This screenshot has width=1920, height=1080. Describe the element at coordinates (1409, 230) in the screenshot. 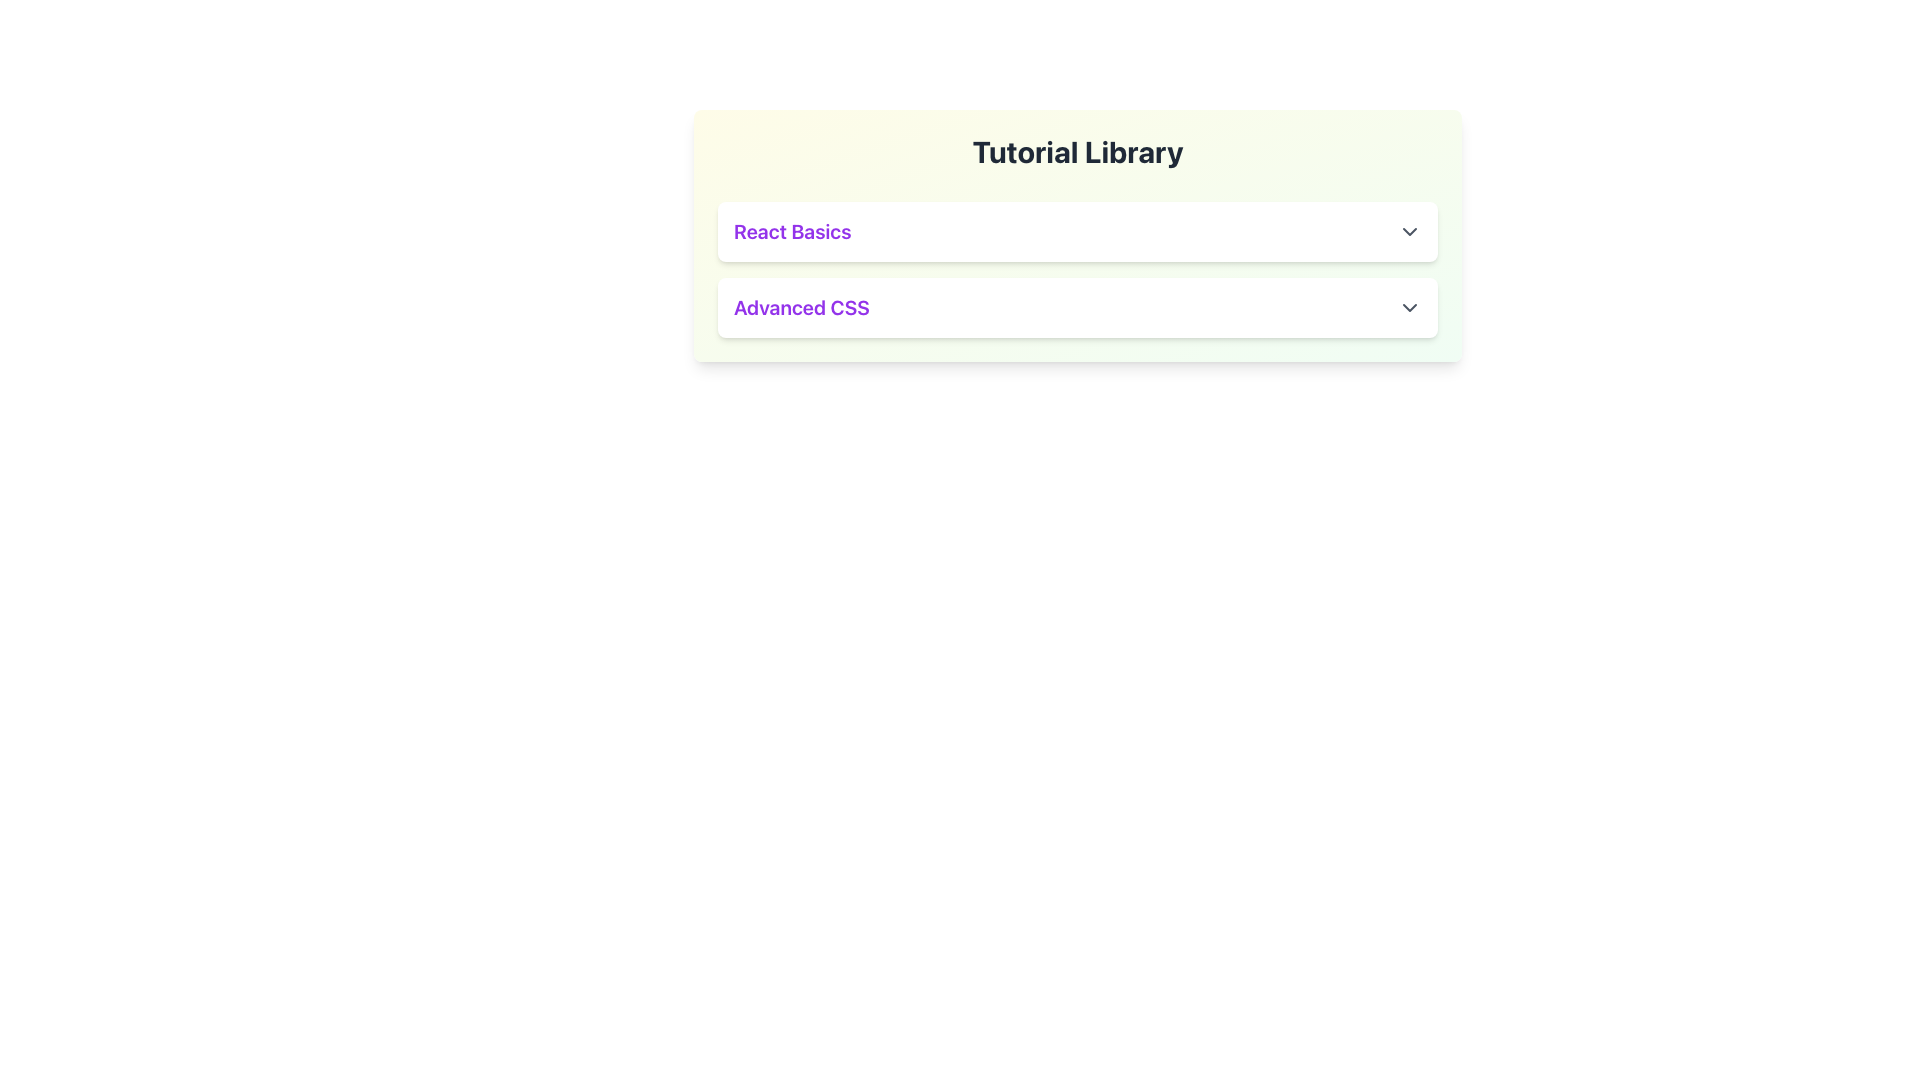

I see `the downward-facing chevron icon styled in gray, located to the right of the 'React Basics' text` at that location.